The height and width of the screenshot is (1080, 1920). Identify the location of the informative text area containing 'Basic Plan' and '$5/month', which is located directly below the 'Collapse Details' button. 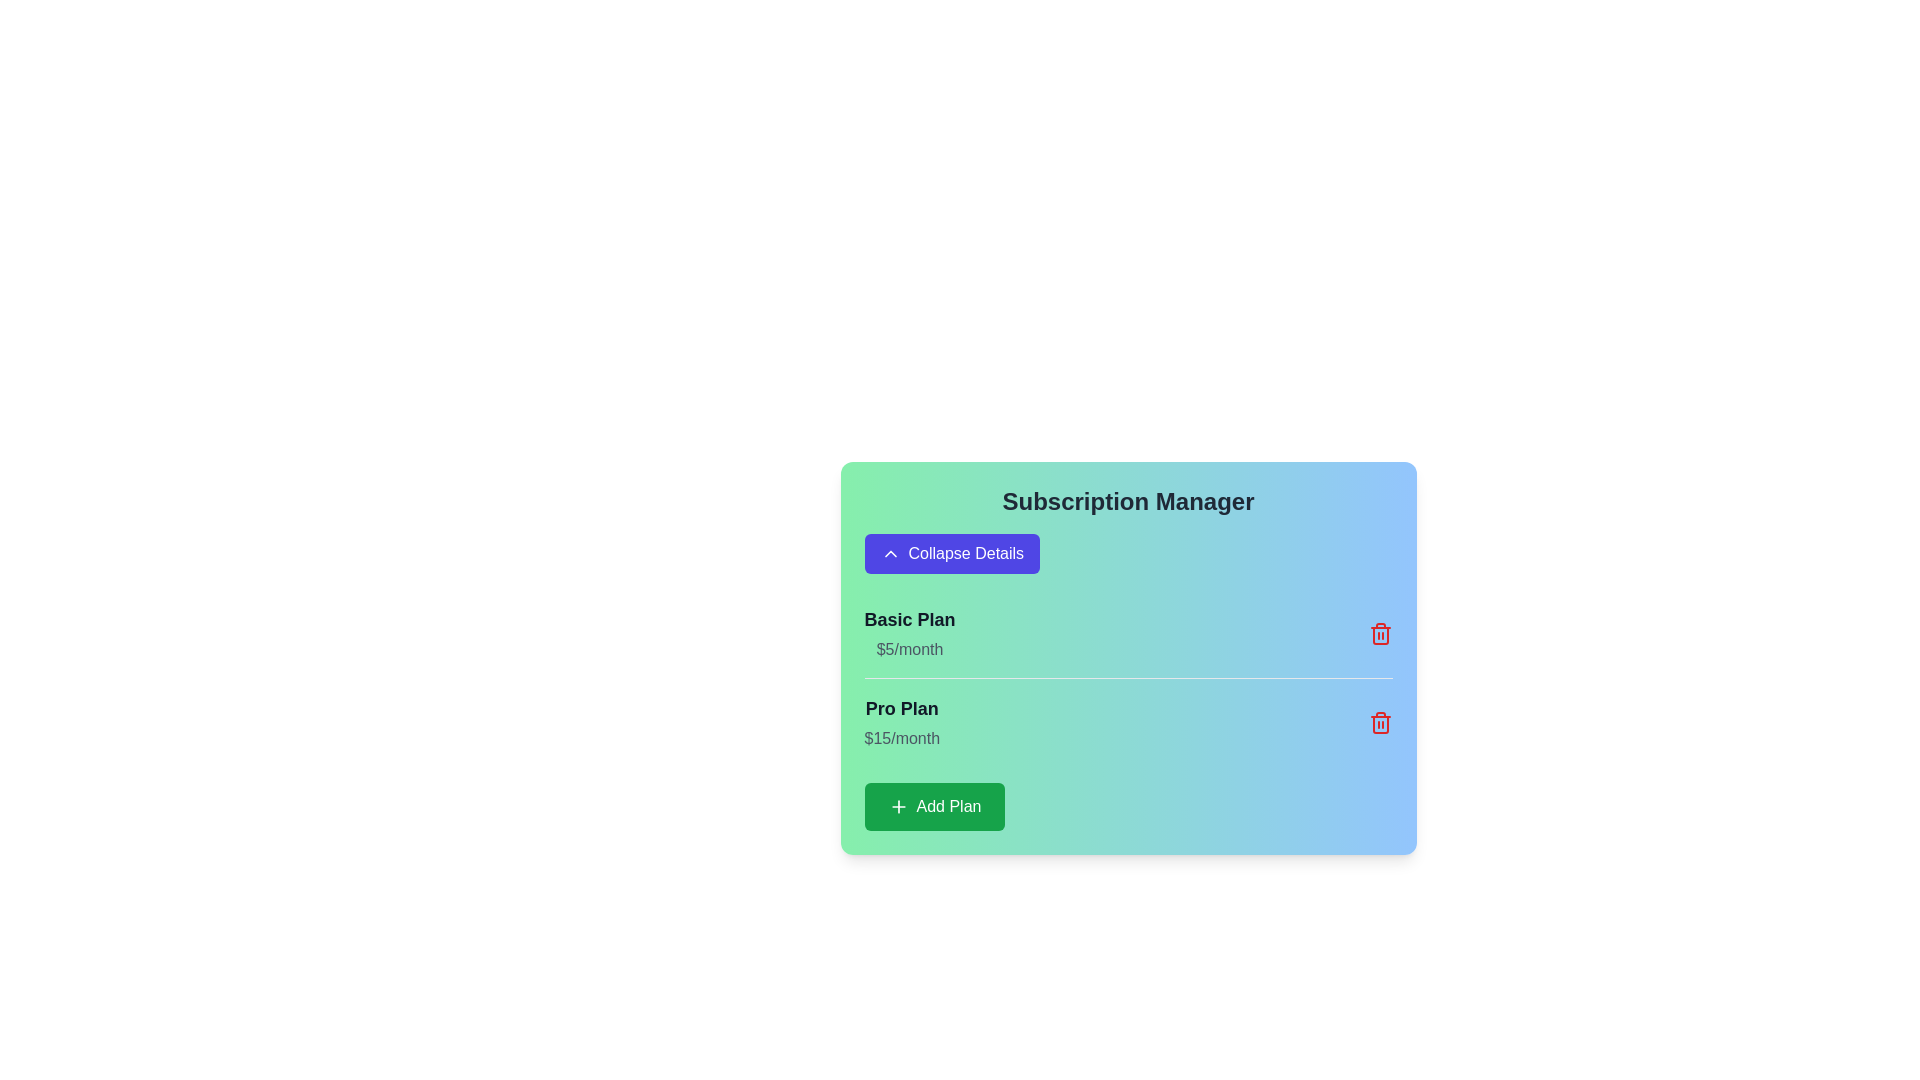
(909, 633).